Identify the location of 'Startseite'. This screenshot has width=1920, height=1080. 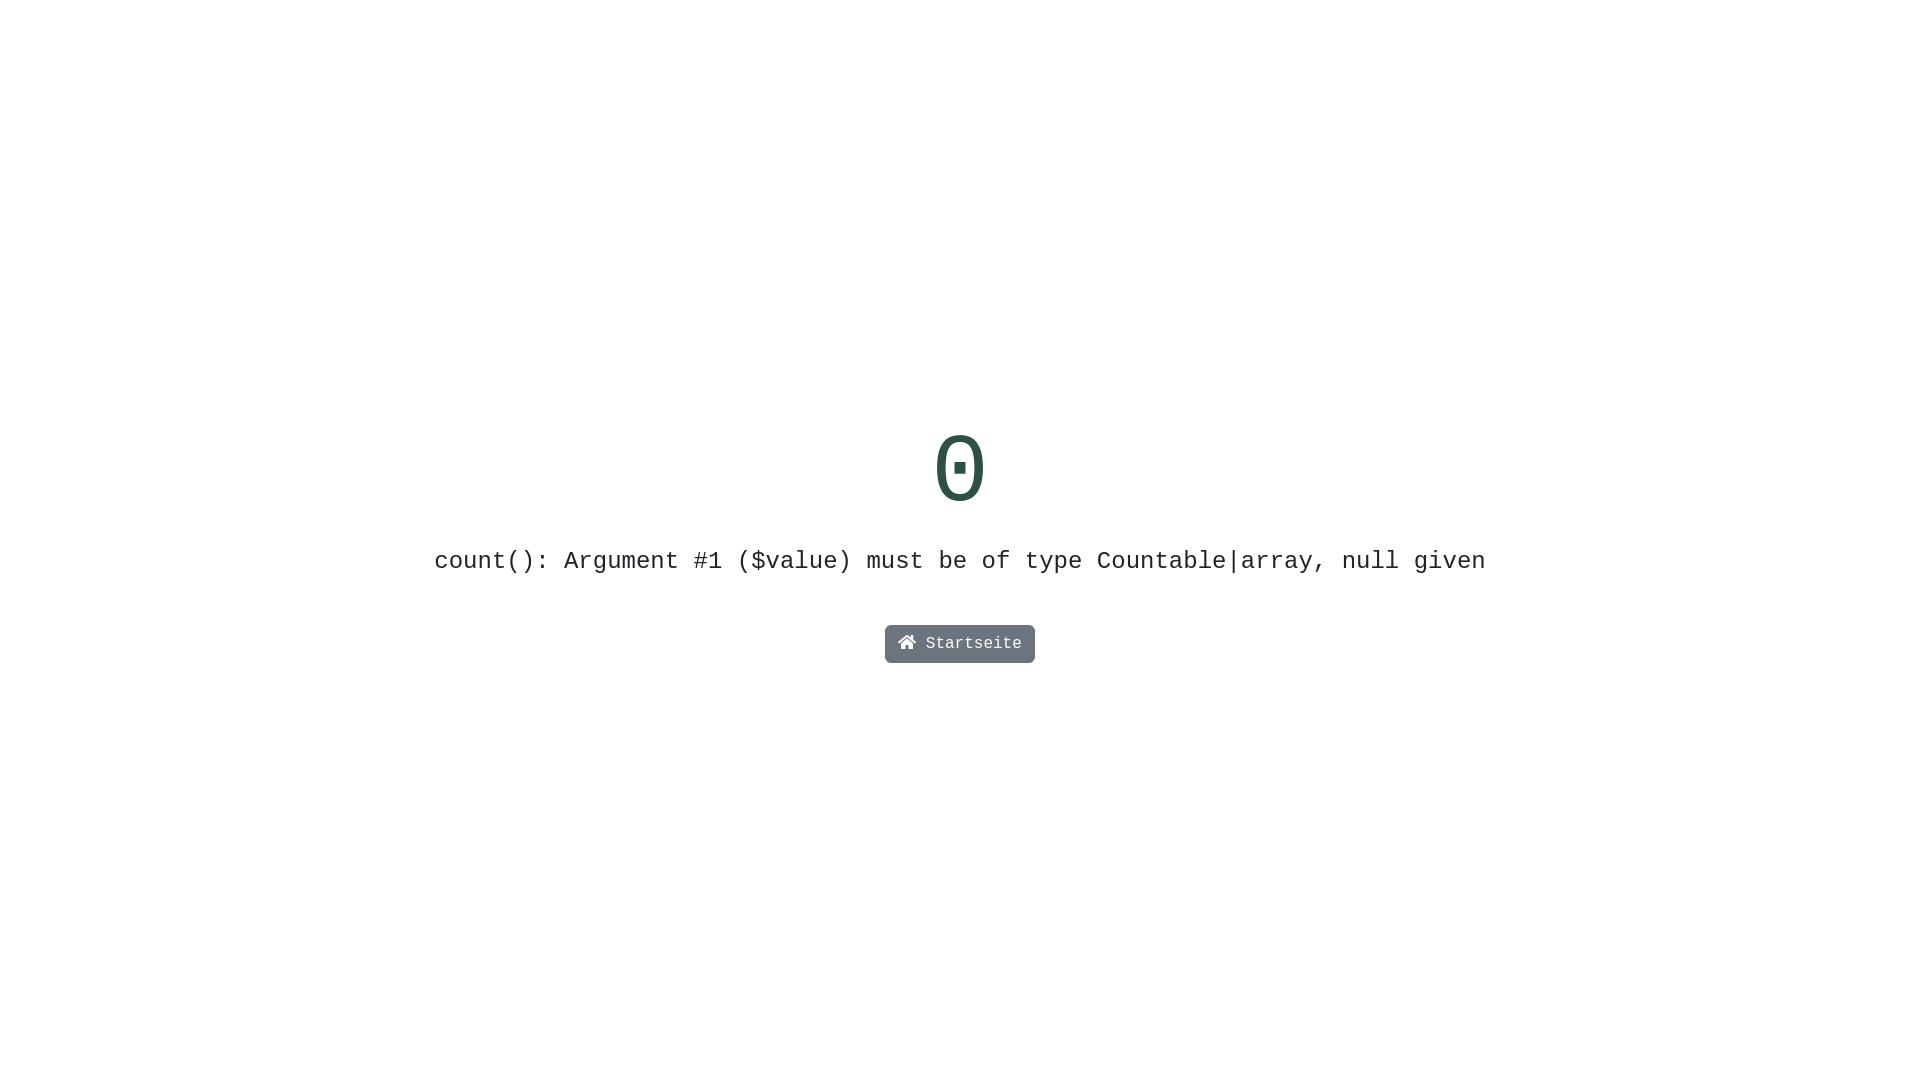
(960, 644).